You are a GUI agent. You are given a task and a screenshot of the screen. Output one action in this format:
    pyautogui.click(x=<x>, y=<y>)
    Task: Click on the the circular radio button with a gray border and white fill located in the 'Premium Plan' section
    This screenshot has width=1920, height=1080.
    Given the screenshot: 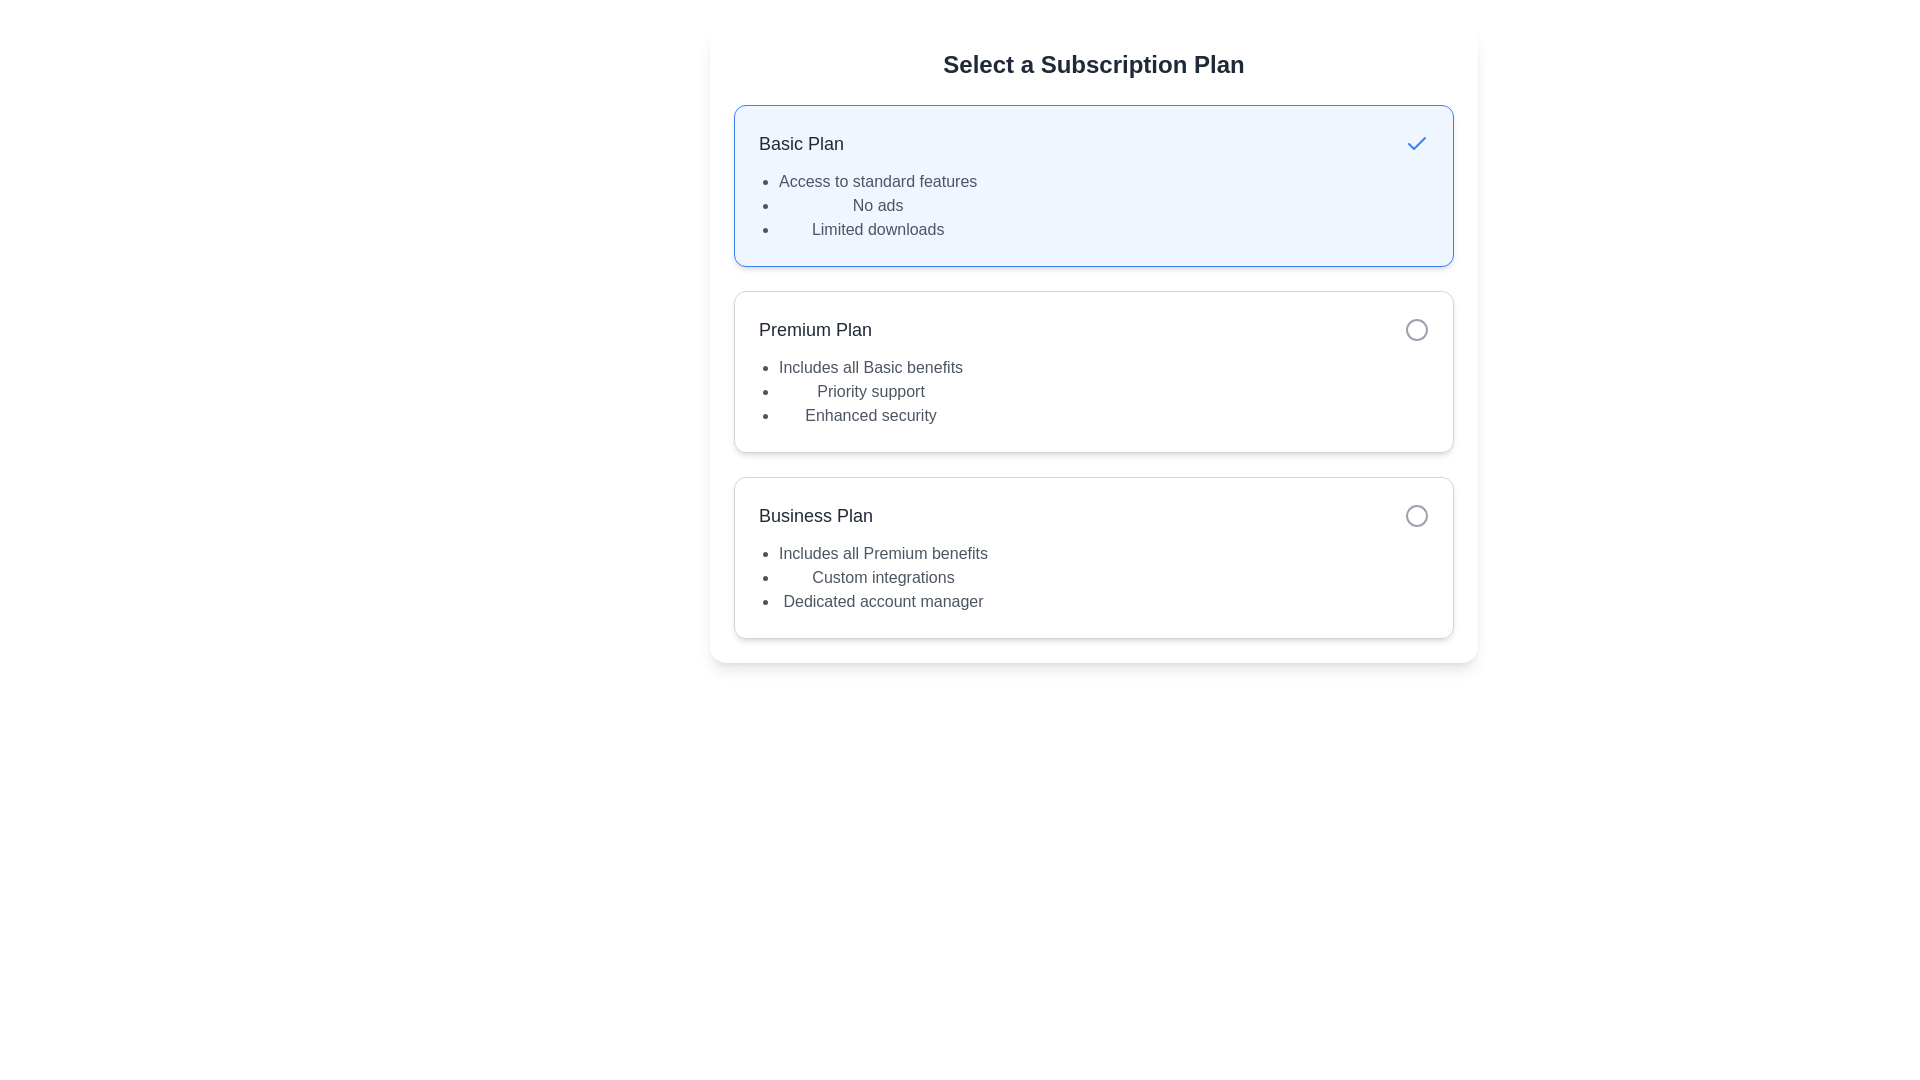 What is the action you would take?
    pyautogui.click(x=1415, y=329)
    